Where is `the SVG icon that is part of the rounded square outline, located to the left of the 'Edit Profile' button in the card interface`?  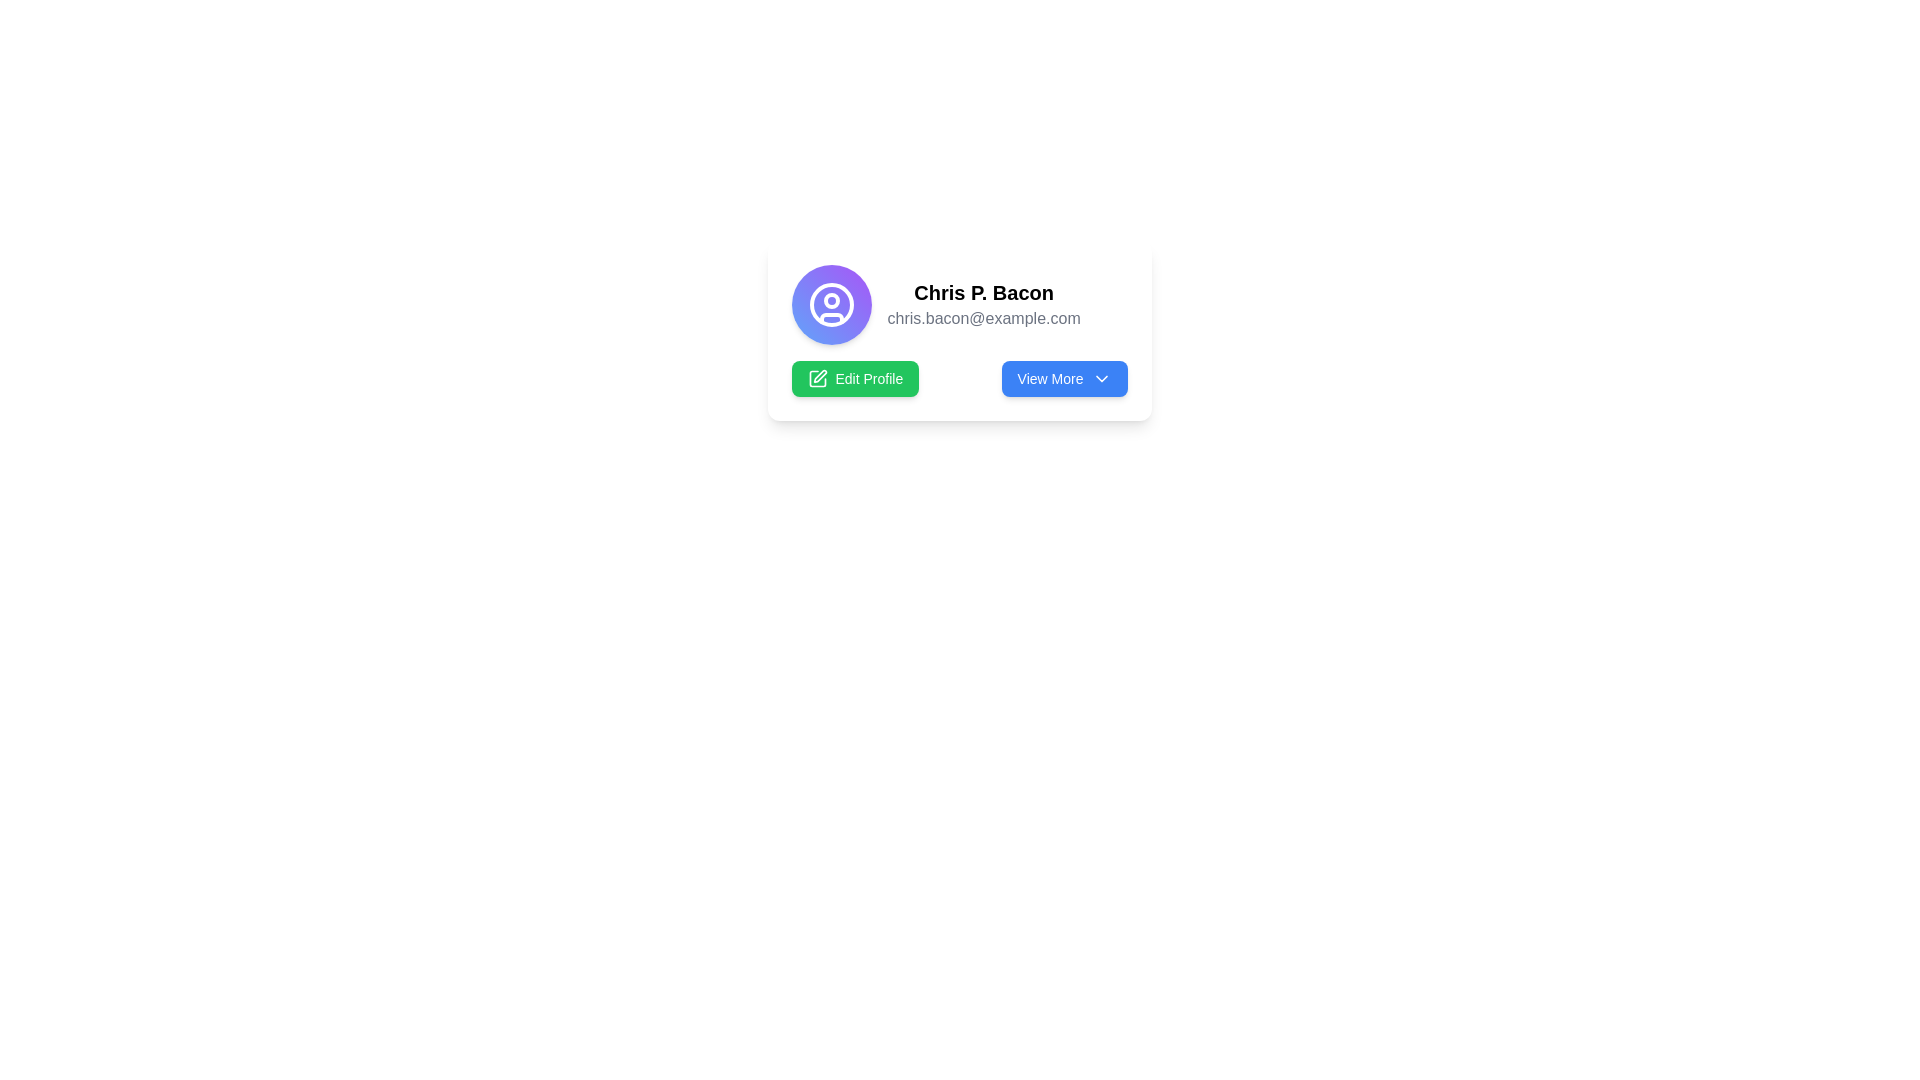
the SVG icon that is part of the rounded square outline, located to the left of the 'Edit Profile' button in the card interface is located at coordinates (817, 378).